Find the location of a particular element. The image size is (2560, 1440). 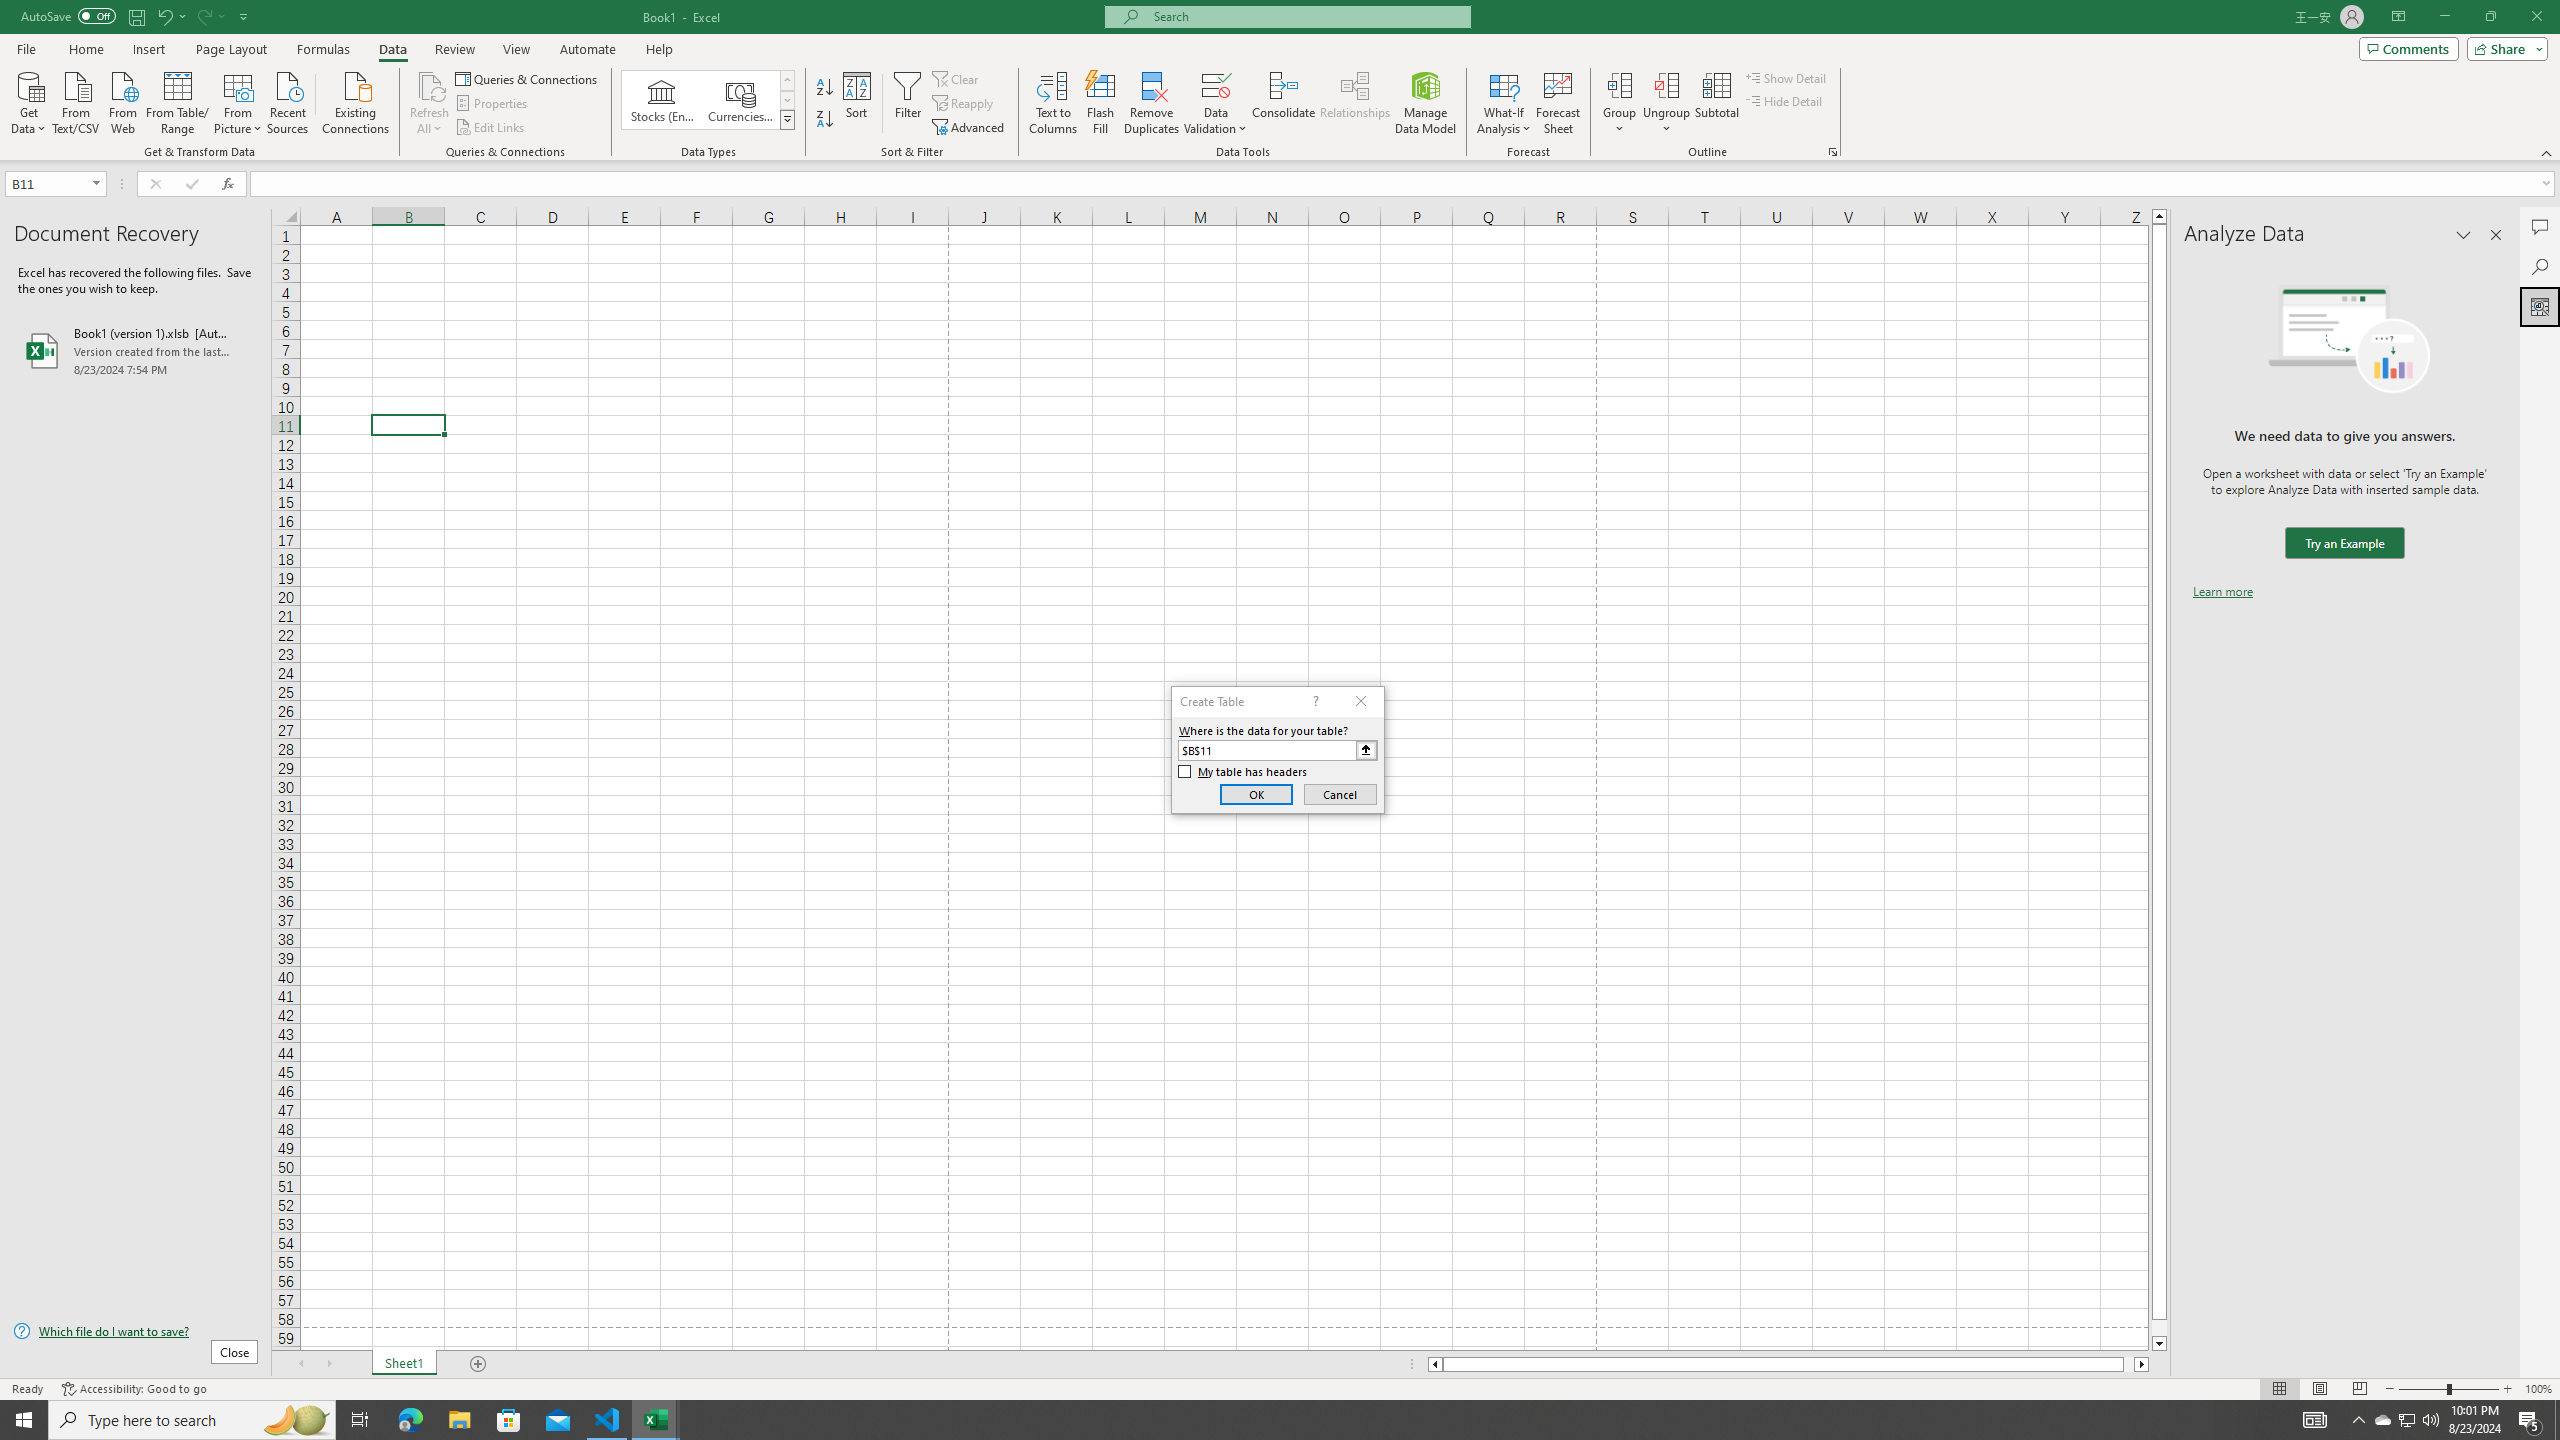

'Reapply' is located at coordinates (965, 103).